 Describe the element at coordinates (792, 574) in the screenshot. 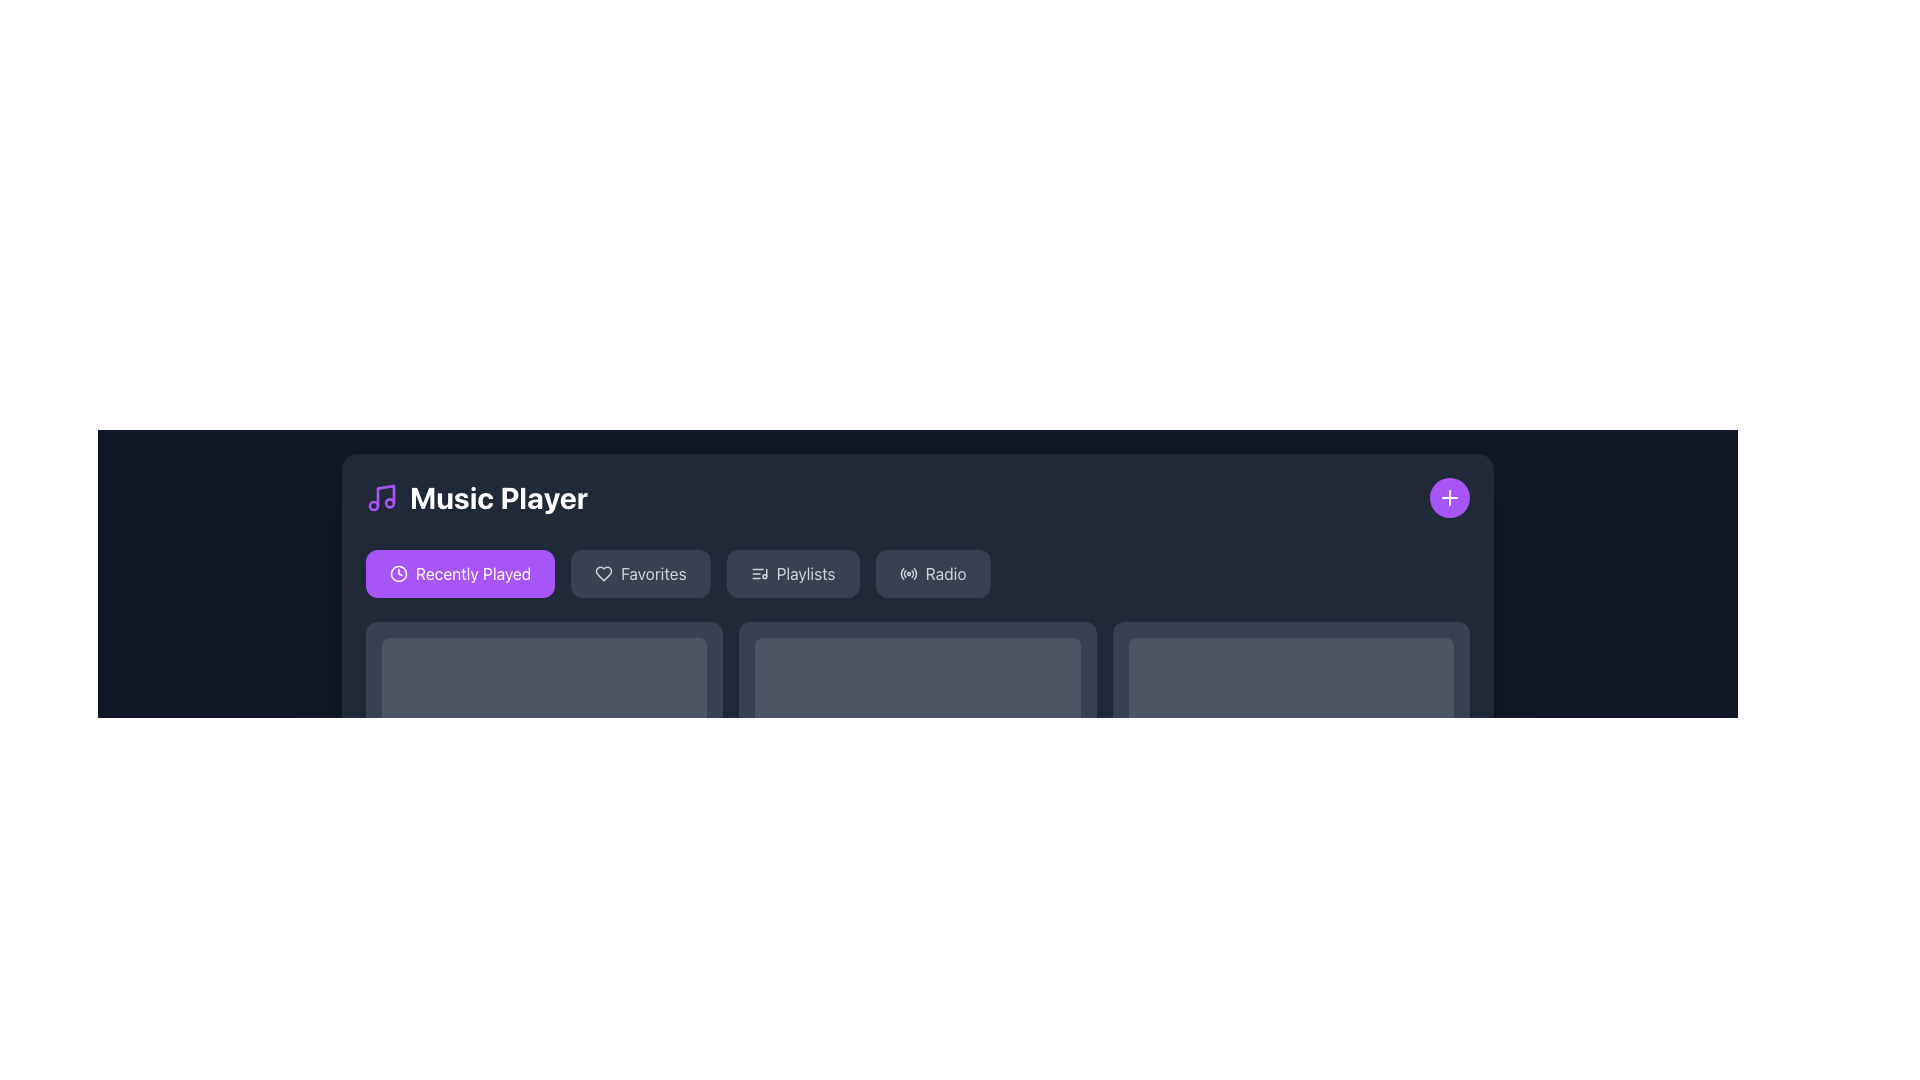

I see `the 'Playlists' button, which is a rectangular button with rounded corners, dark gray background, and light gray text` at that location.